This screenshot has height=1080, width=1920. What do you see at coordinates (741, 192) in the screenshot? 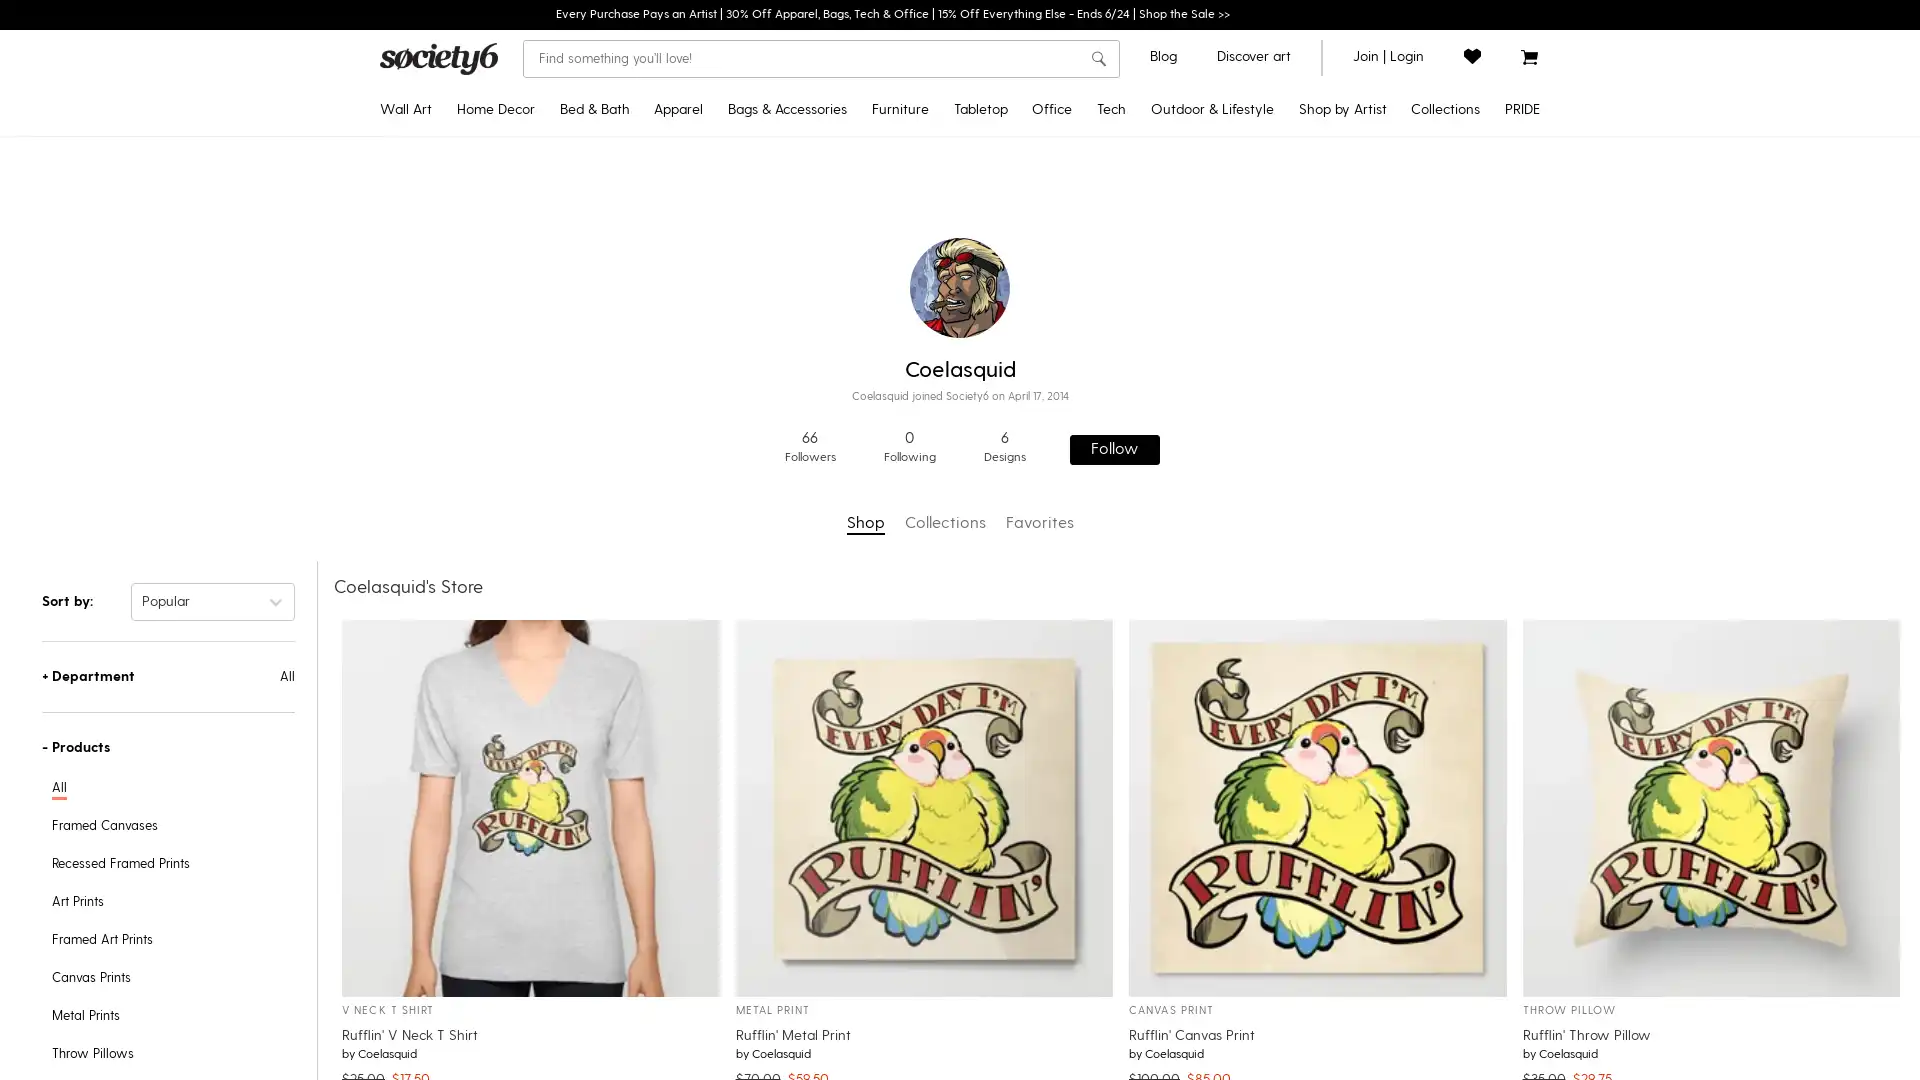
I see `Crewneck Sweatshirts` at bounding box center [741, 192].